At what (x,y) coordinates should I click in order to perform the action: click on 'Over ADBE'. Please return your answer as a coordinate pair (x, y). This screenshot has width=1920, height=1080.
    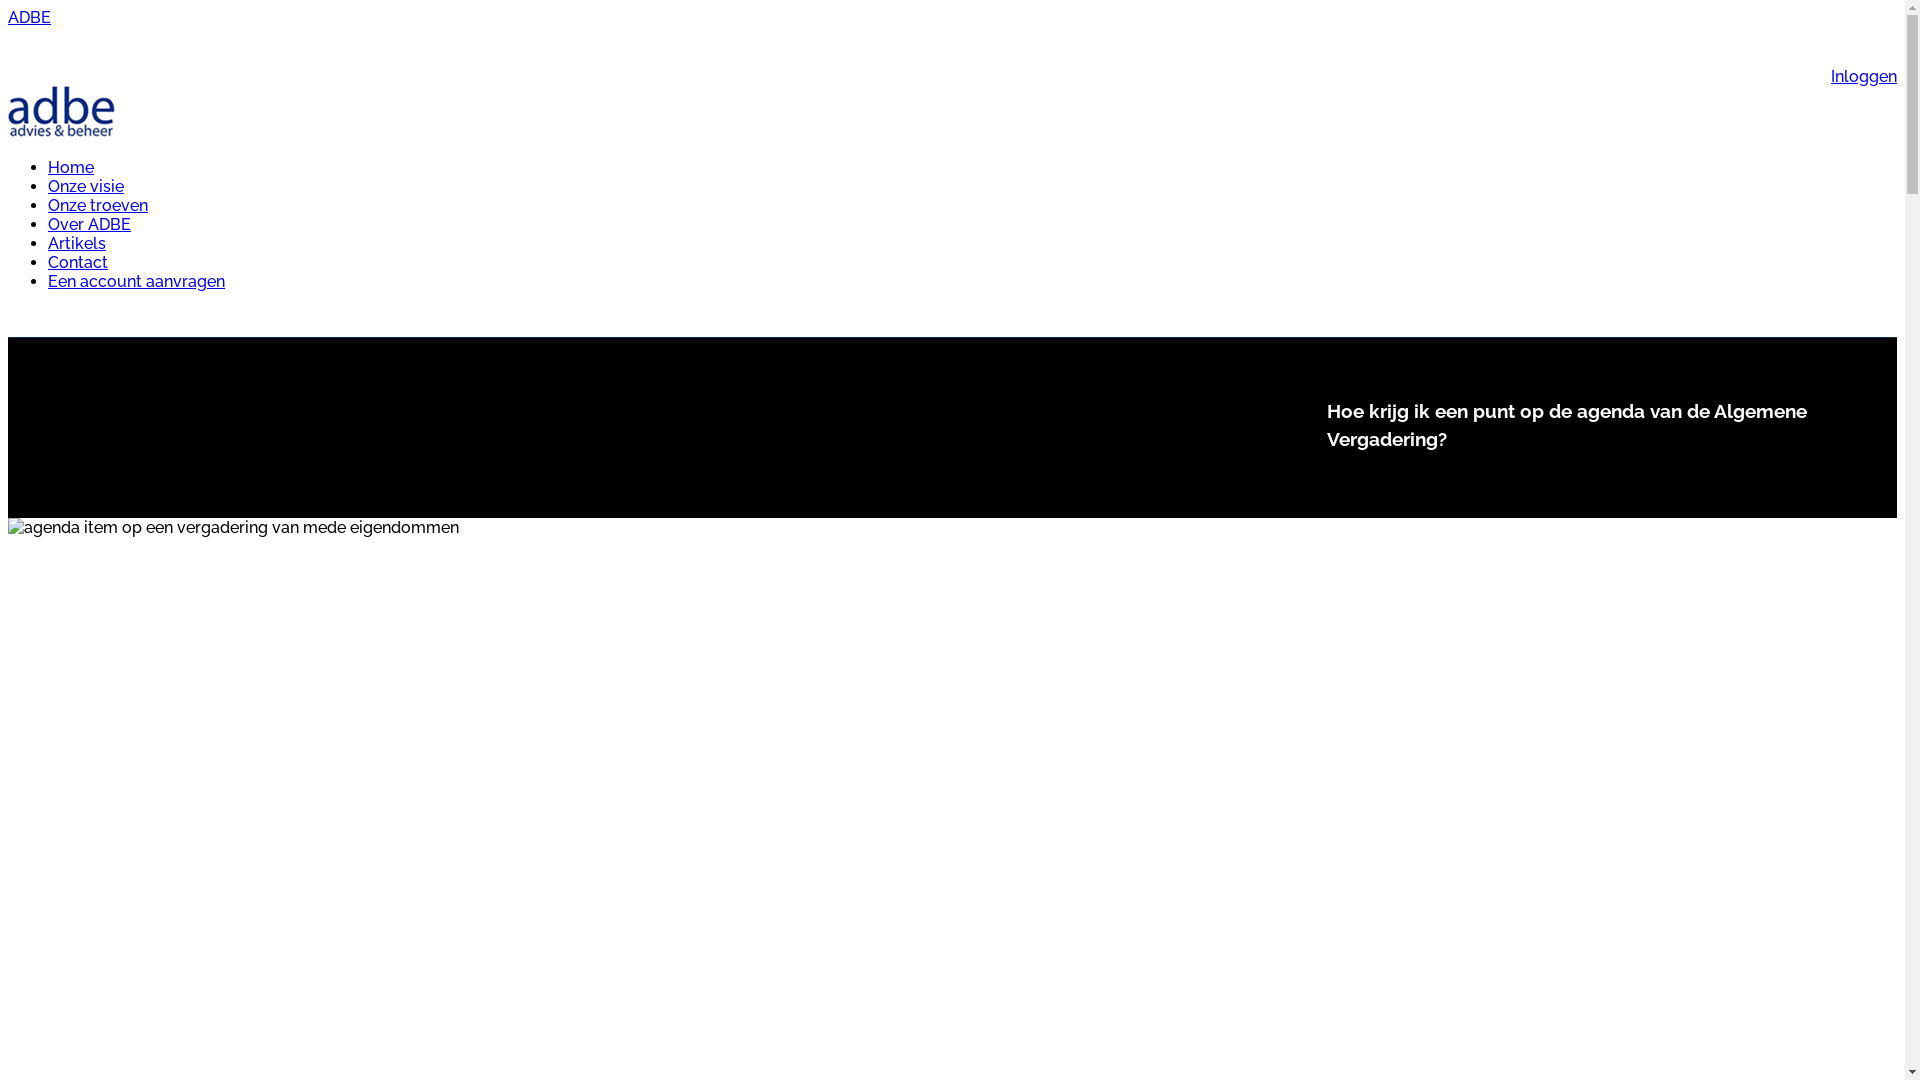
    Looking at the image, I should click on (88, 224).